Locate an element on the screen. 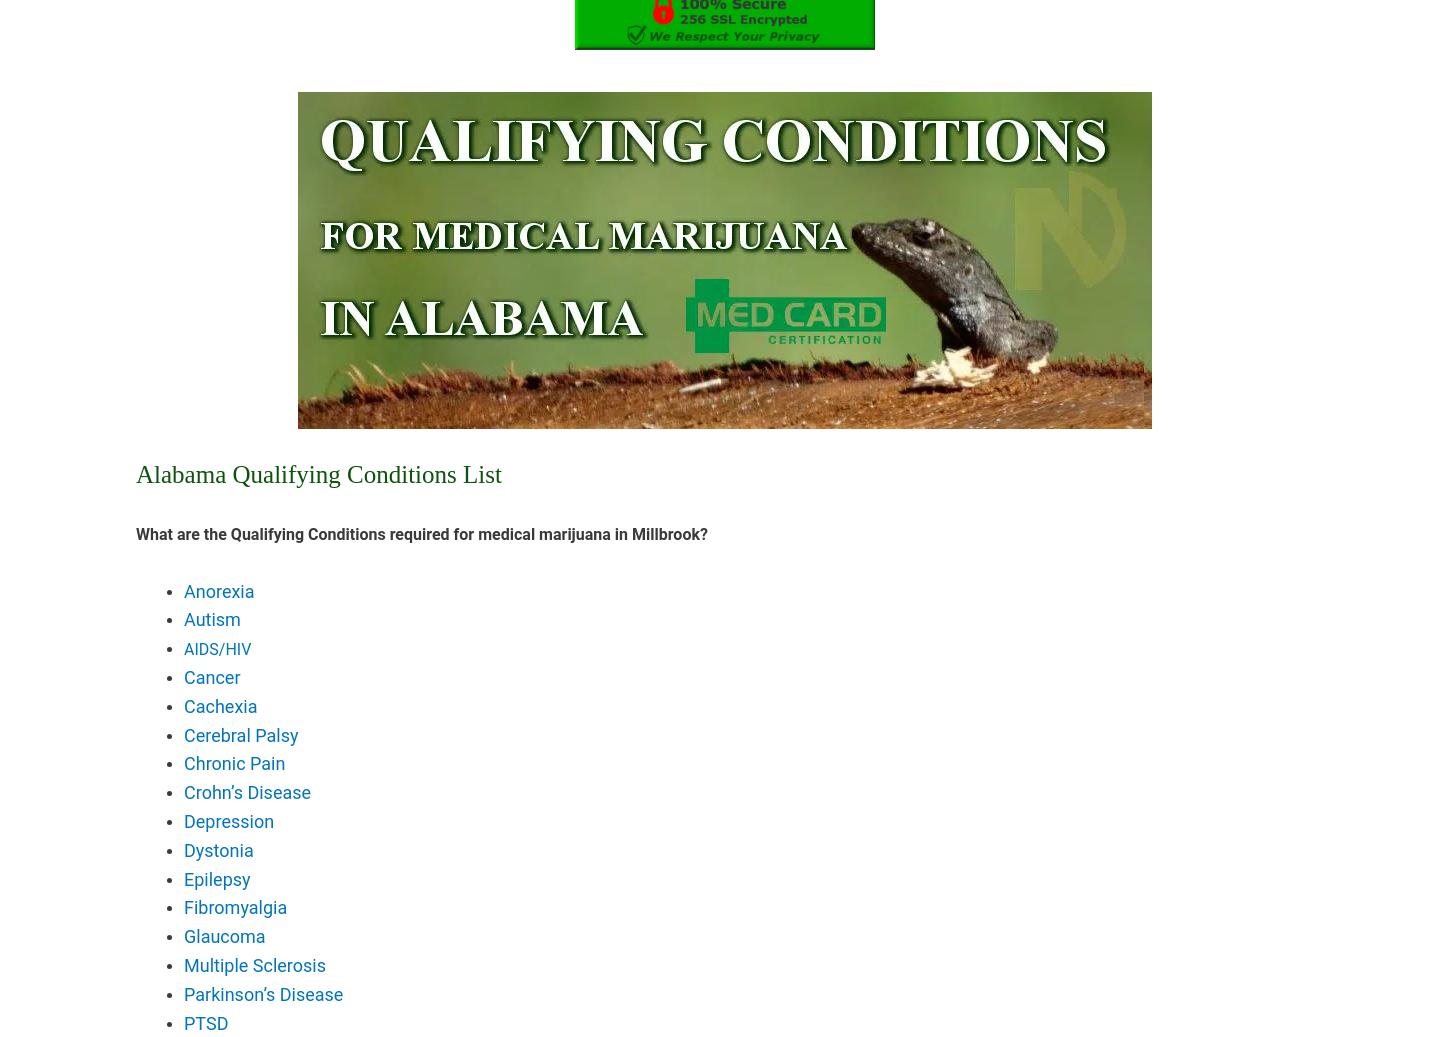 This screenshot has width=1450, height=1037. 'Anorexia' is located at coordinates (183, 590).